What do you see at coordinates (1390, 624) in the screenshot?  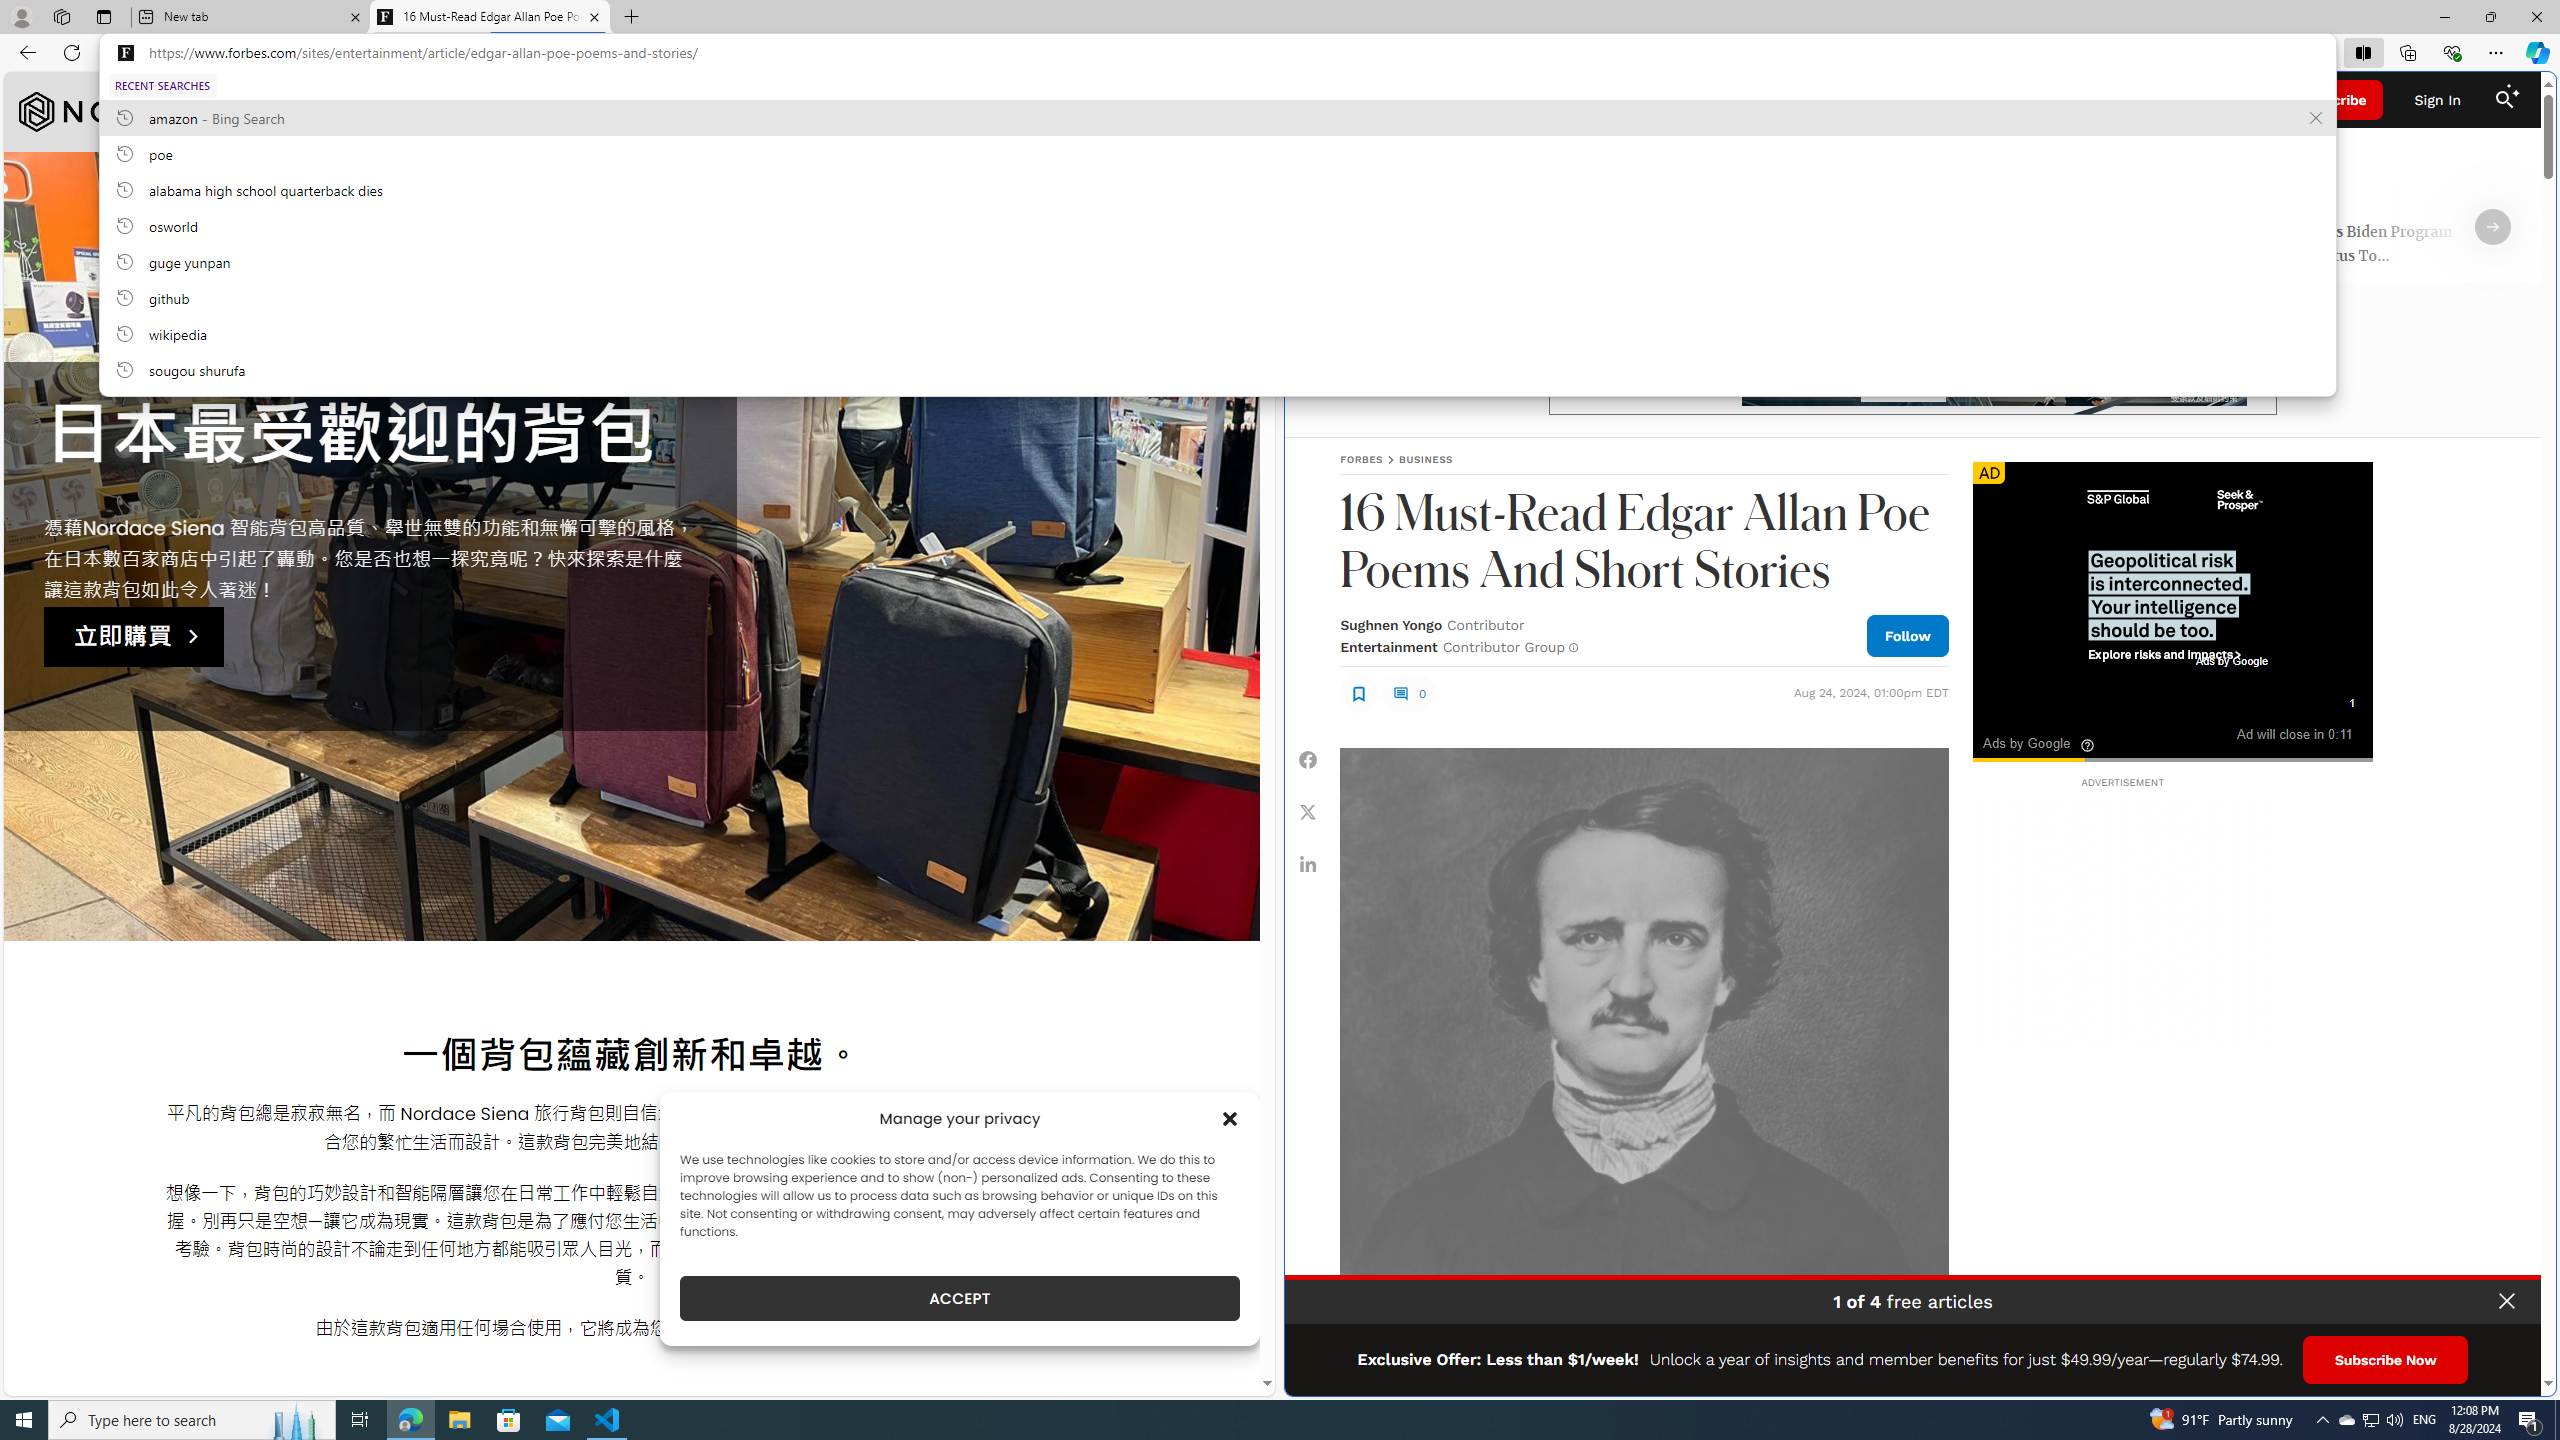 I see `'Sughnen Yongo'` at bounding box center [1390, 624].